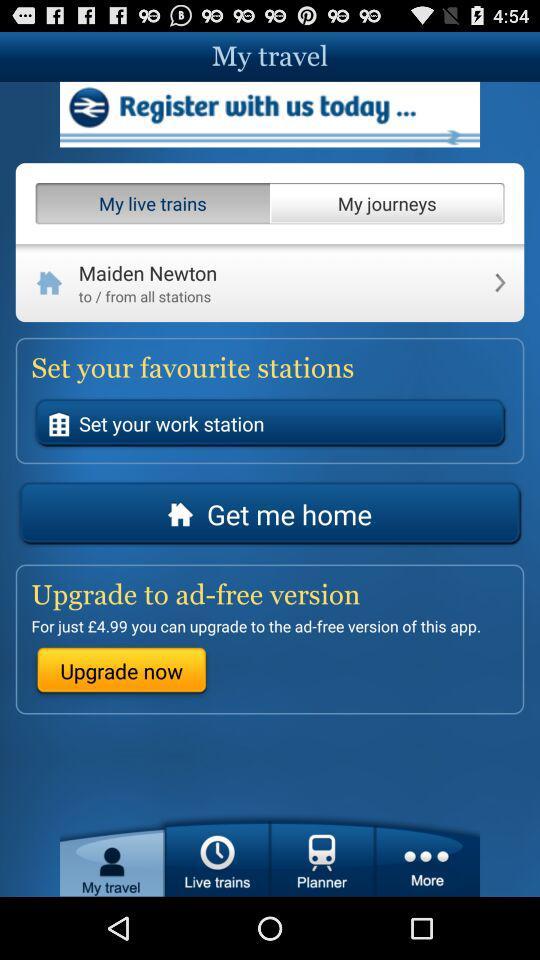 Image resolution: width=540 pixels, height=960 pixels. What do you see at coordinates (270, 114) in the screenshot?
I see `register with service` at bounding box center [270, 114].